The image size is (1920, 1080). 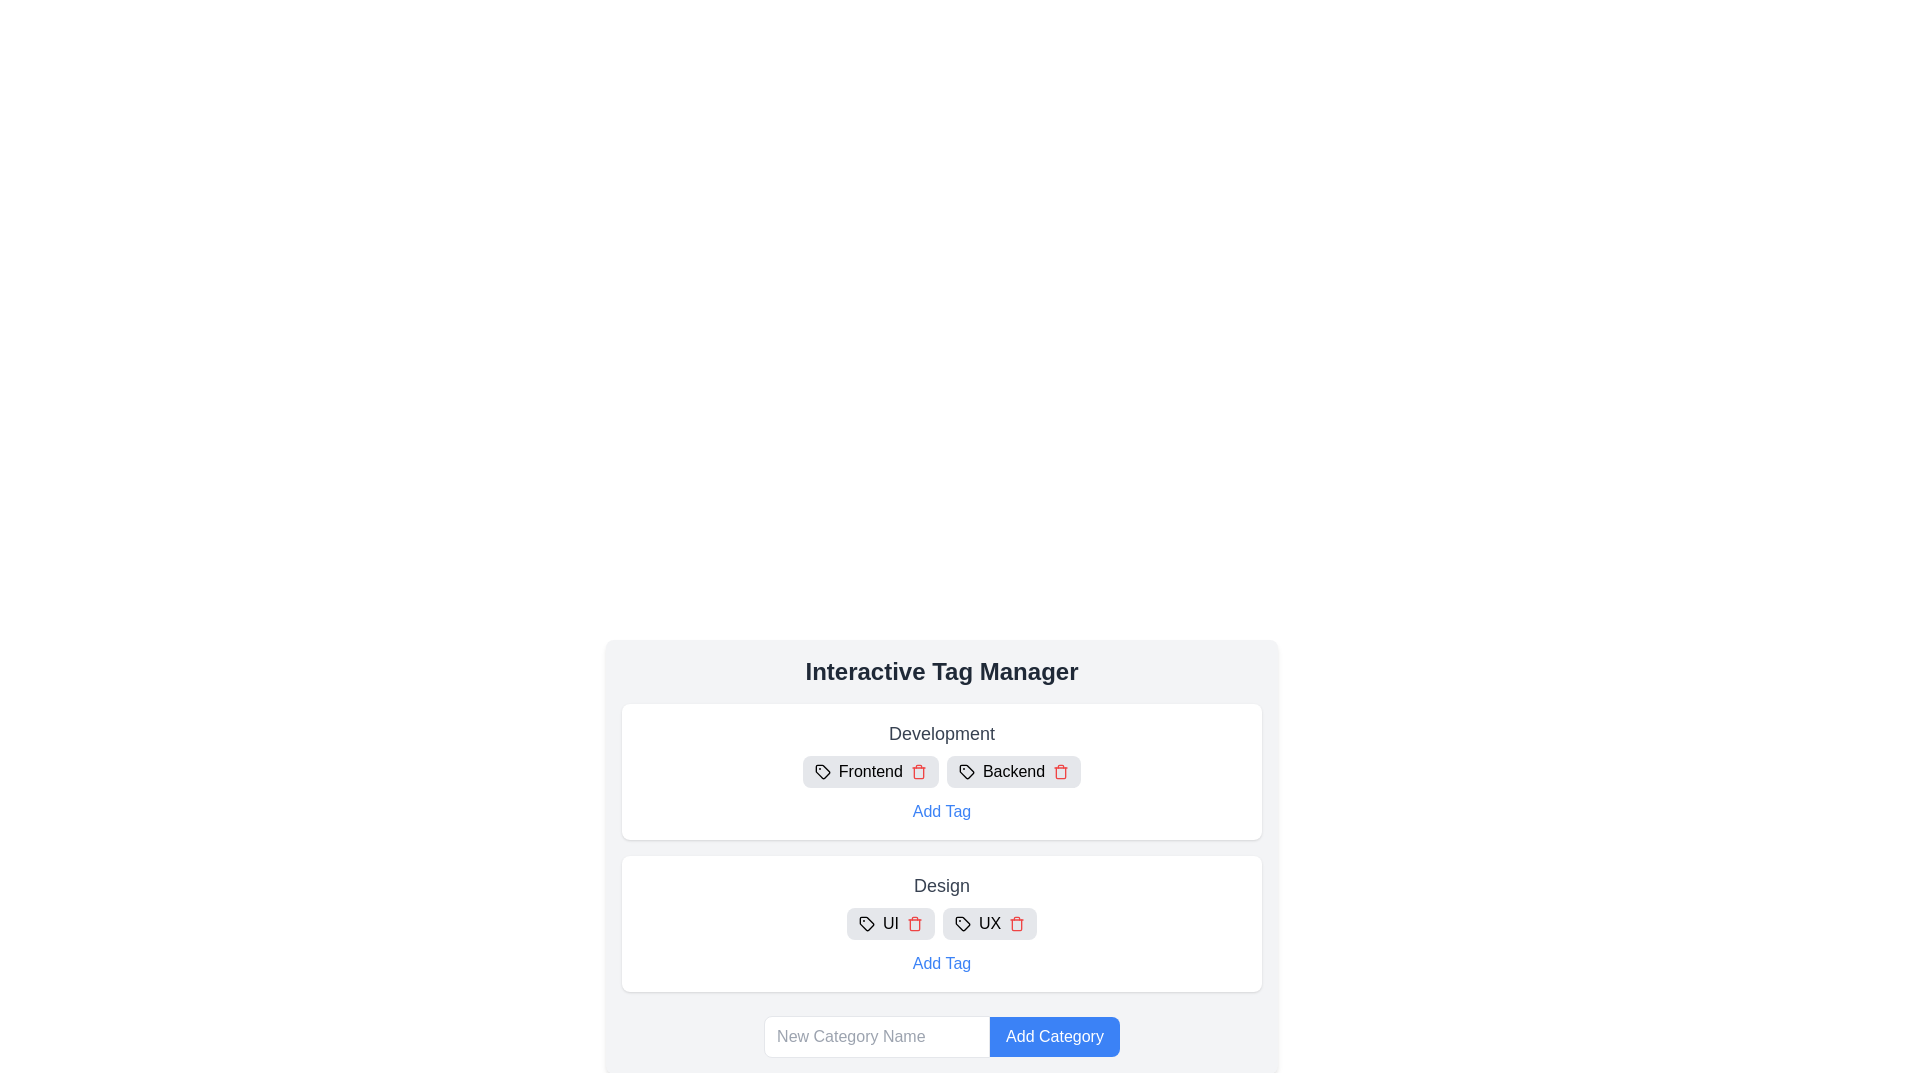 What do you see at coordinates (1060, 770) in the screenshot?
I see `the delete button for the 'Backend' tag, which is located inside a gray rounded box labeled 'Backend' under the 'Development' section of the interface` at bounding box center [1060, 770].